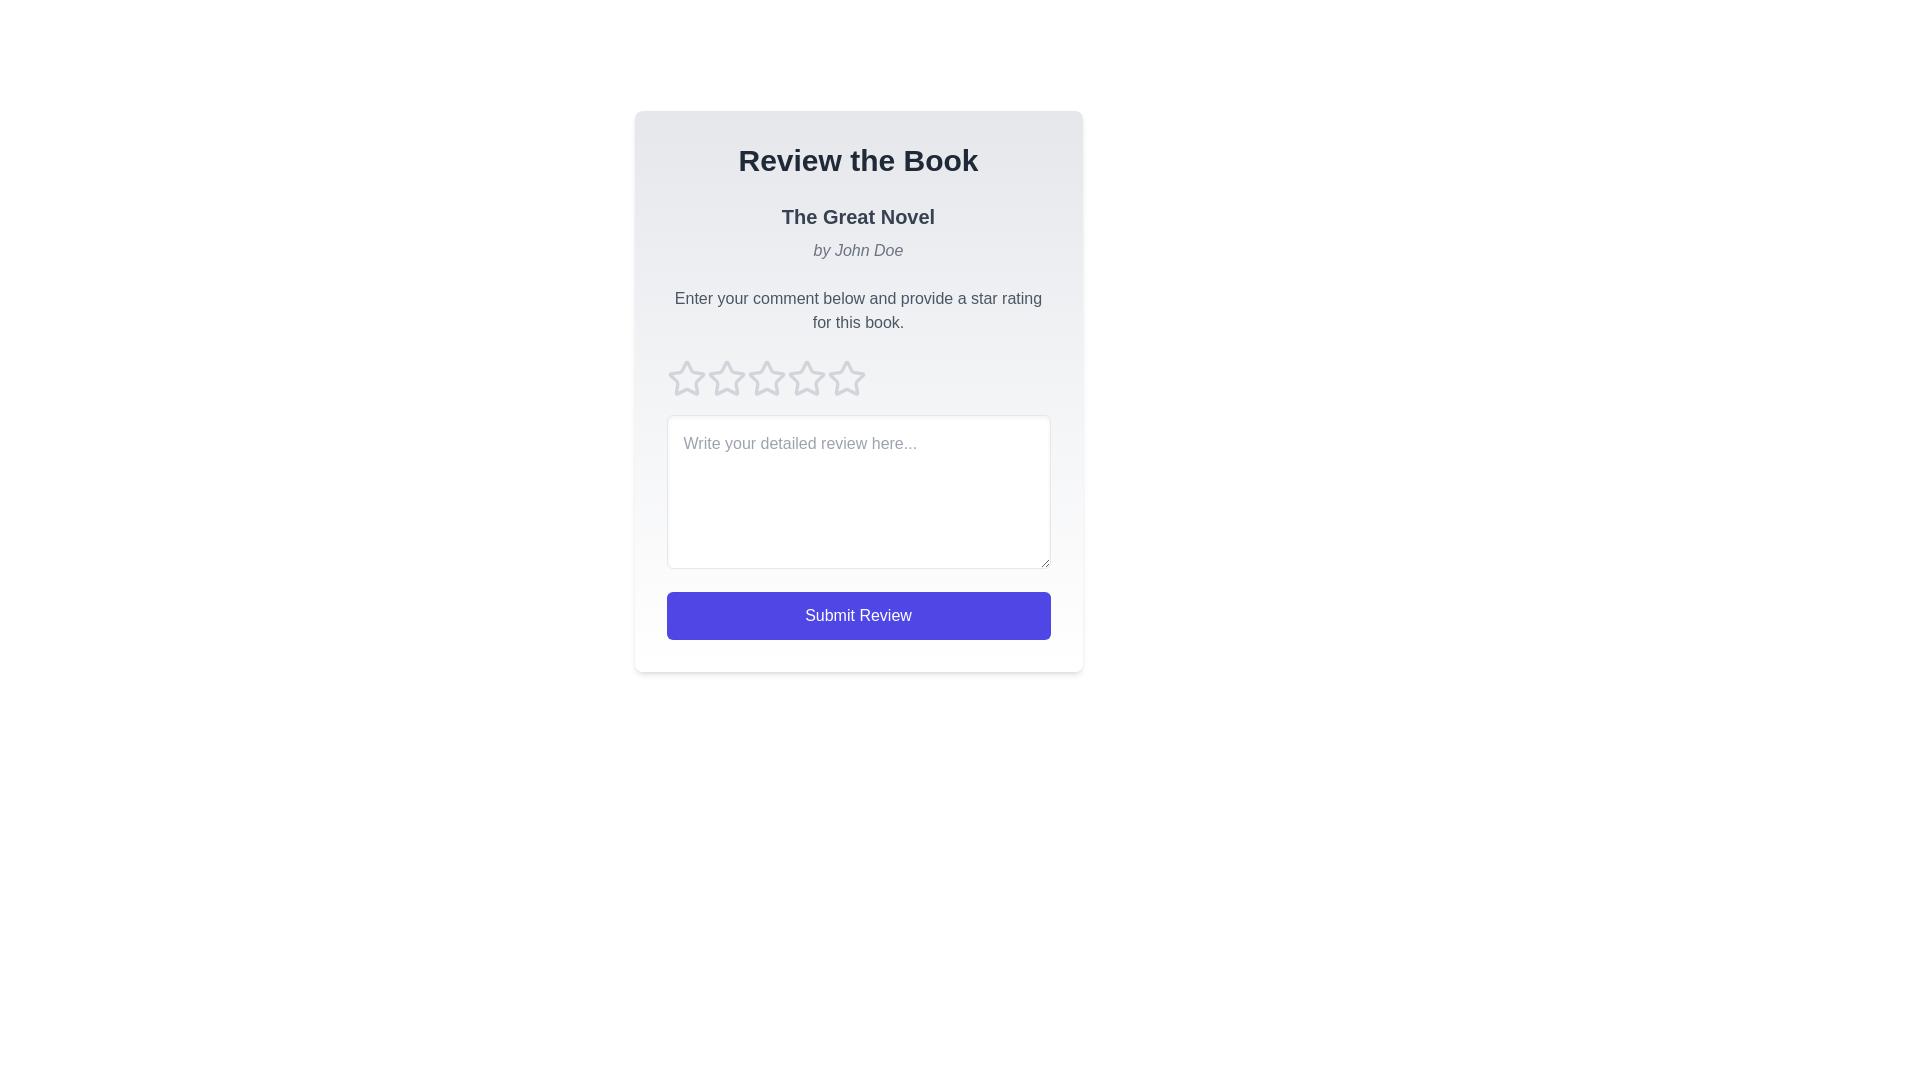 Image resolution: width=1920 pixels, height=1080 pixels. What do you see at coordinates (858, 492) in the screenshot?
I see `the text area to focus and prepare for text entry` at bounding box center [858, 492].